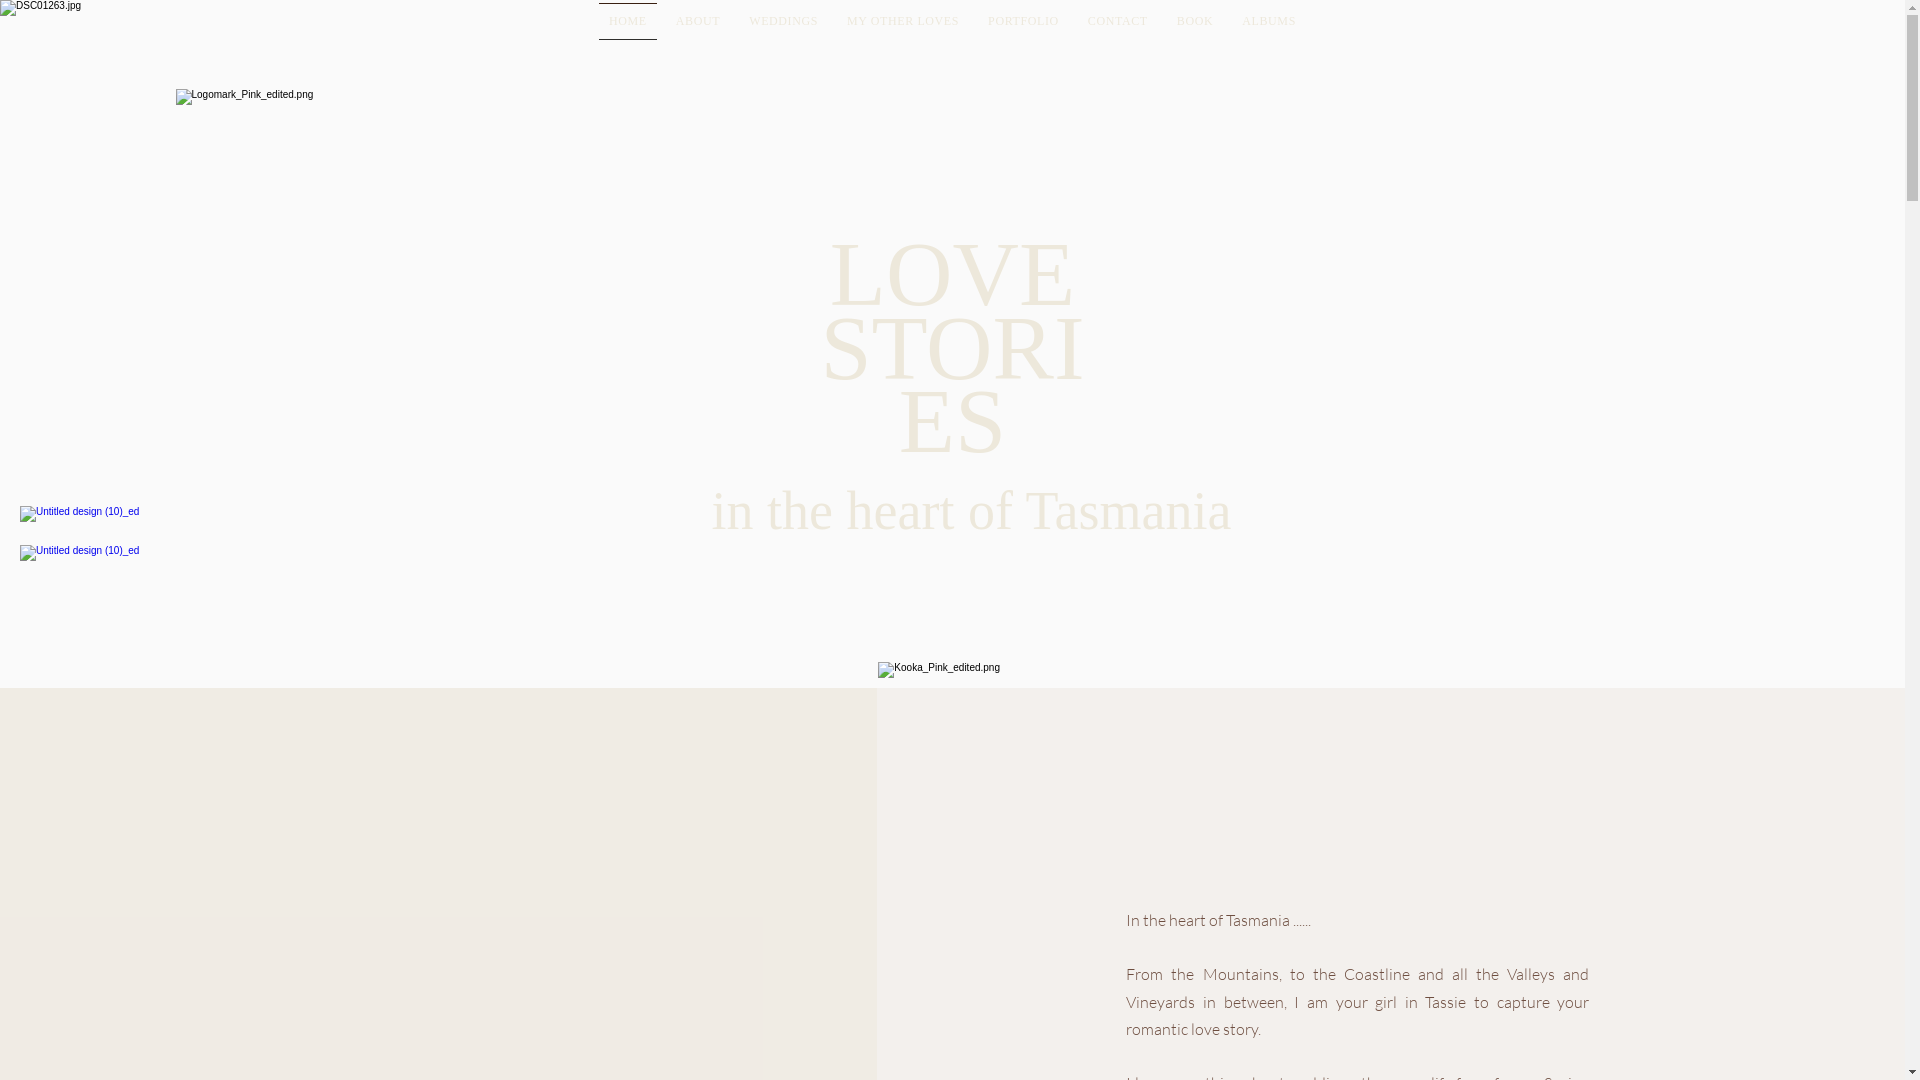  What do you see at coordinates (1194, 21) in the screenshot?
I see `'BOOK'` at bounding box center [1194, 21].